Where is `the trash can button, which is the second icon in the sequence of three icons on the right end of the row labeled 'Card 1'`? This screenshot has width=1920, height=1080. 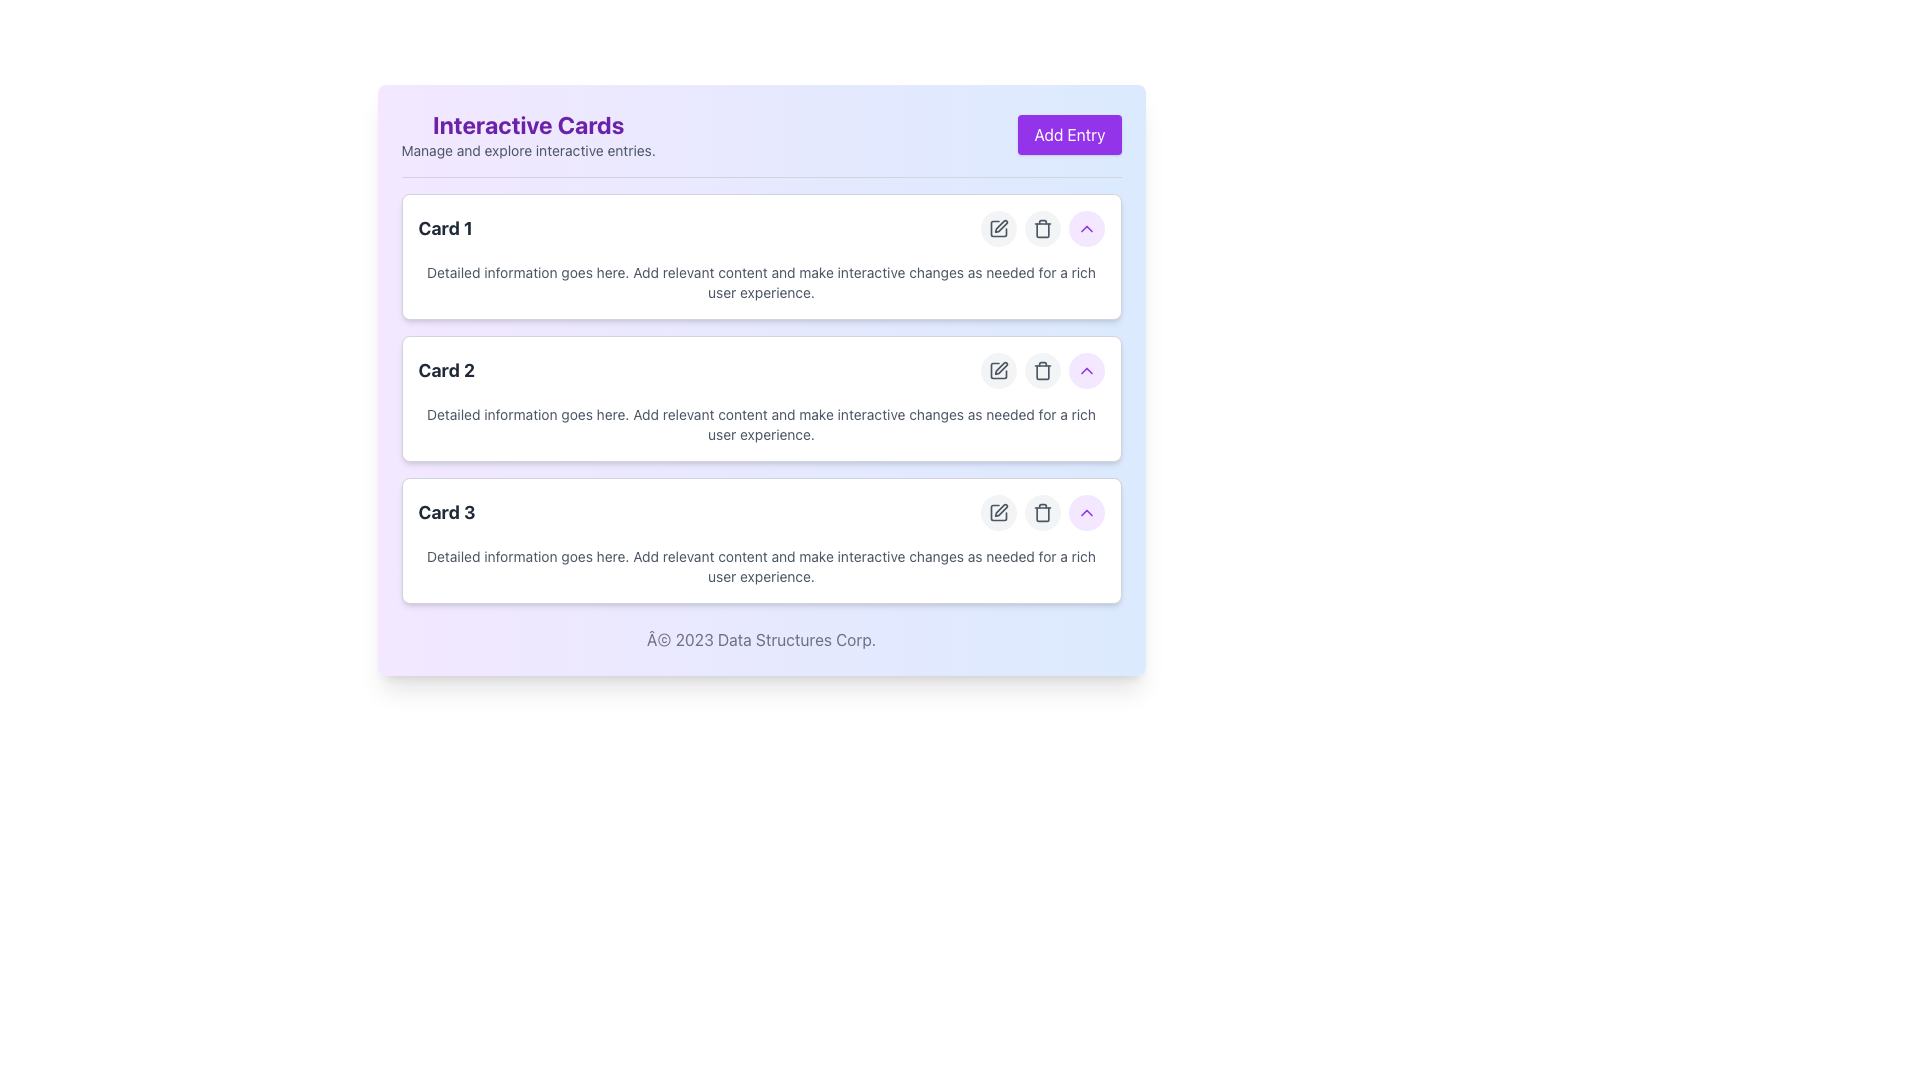 the trash can button, which is the second icon in the sequence of three icons on the right end of the row labeled 'Card 1' is located at coordinates (1041, 227).